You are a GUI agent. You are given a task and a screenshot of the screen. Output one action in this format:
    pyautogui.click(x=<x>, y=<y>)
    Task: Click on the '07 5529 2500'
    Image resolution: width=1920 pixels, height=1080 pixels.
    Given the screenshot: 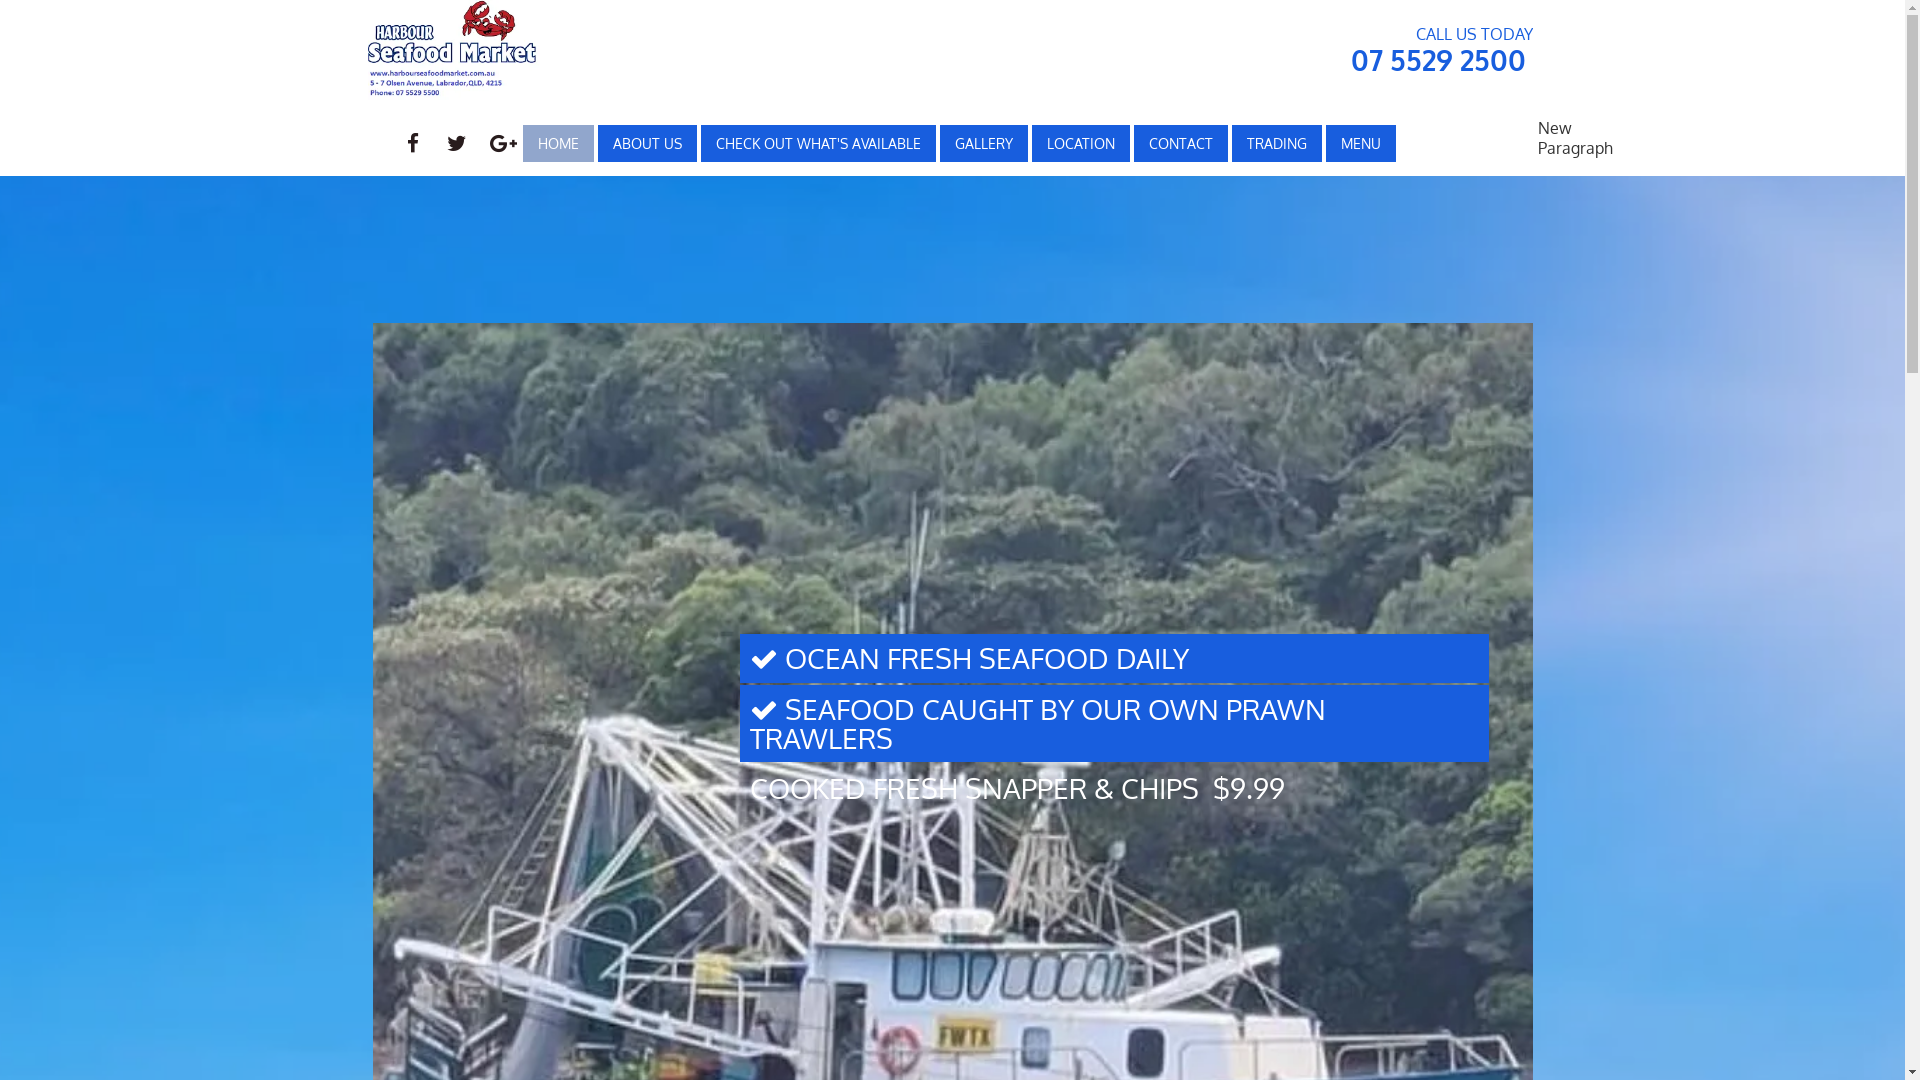 What is the action you would take?
    pyautogui.click(x=1436, y=59)
    